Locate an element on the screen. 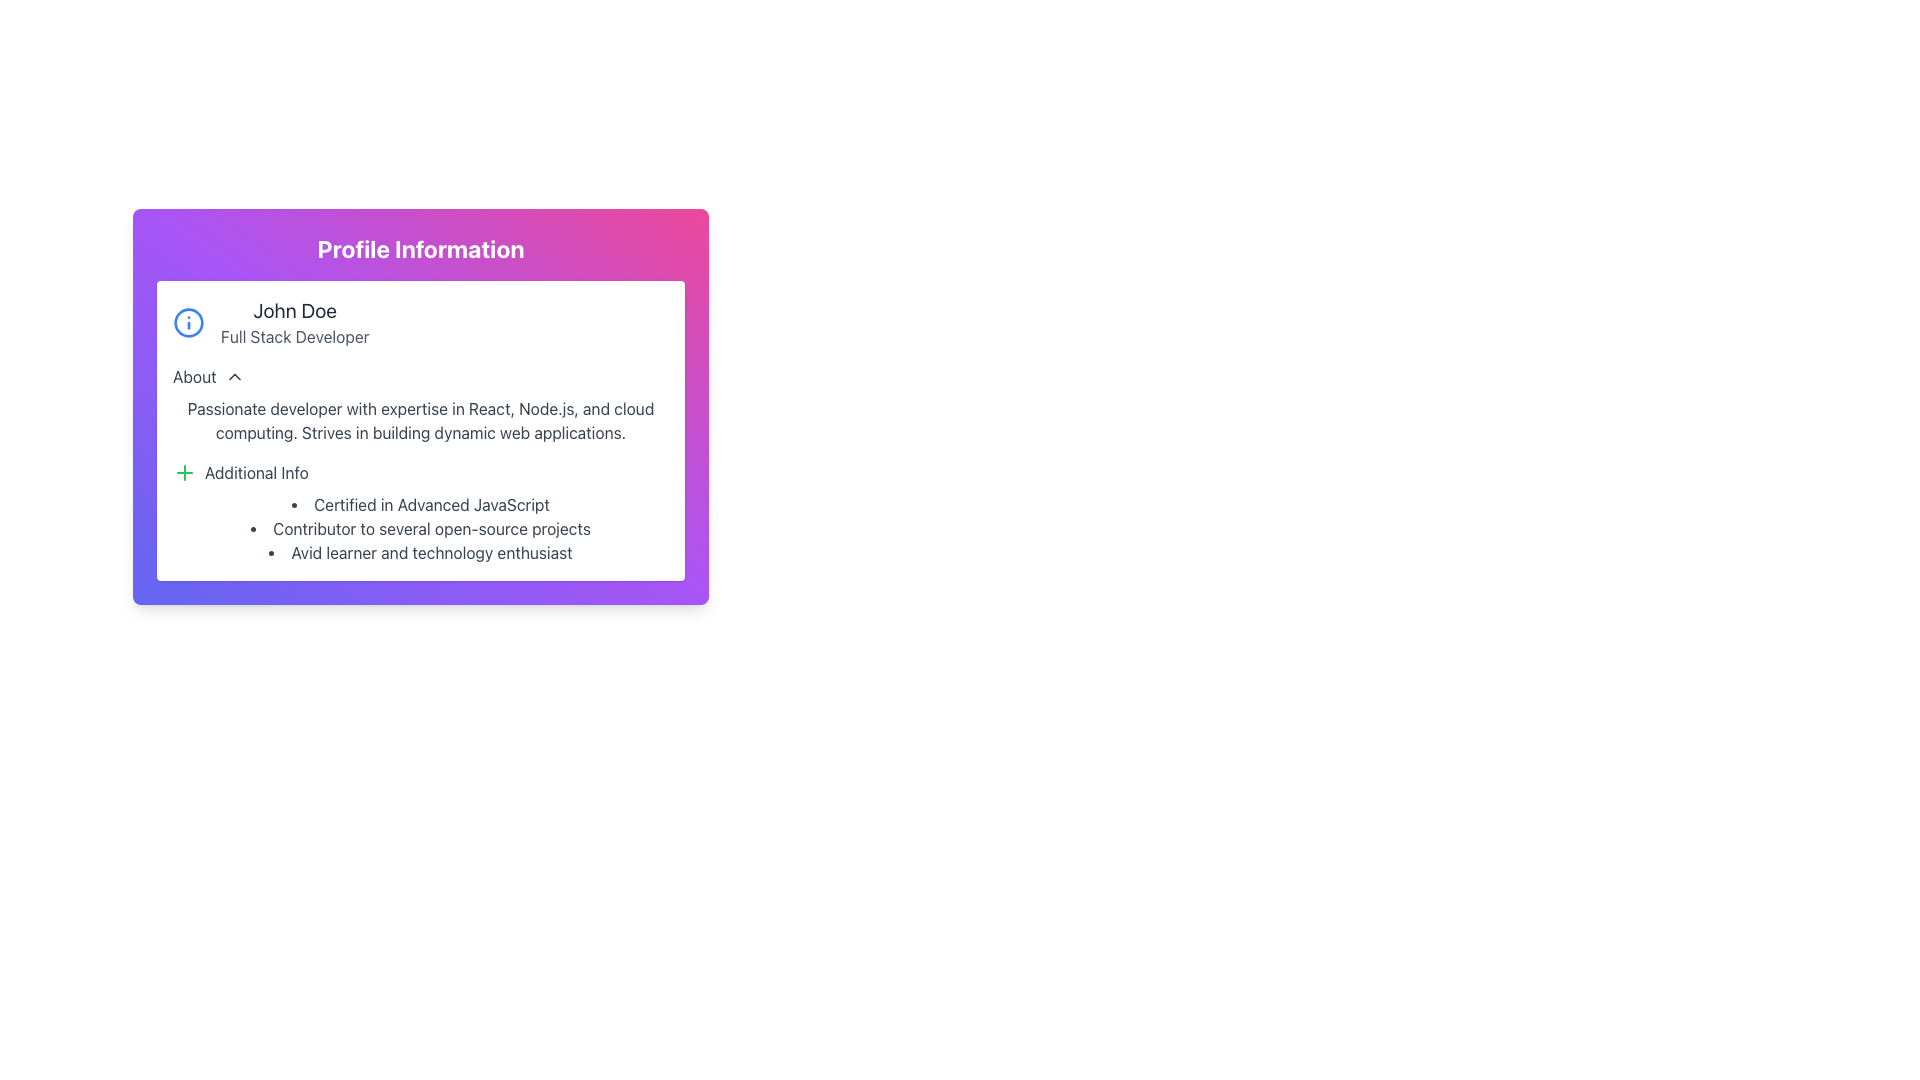 The height and width of the screenshot is (1080, 1920). the 'About' text block that contains a heading in bold labeled 'About' and a paragraph detailing a developer's expertise in React and Node.js, positioned between the 'John Doe Full Stack Developer' section and the 'Additional Info' section is located at coordinates (420, 405).